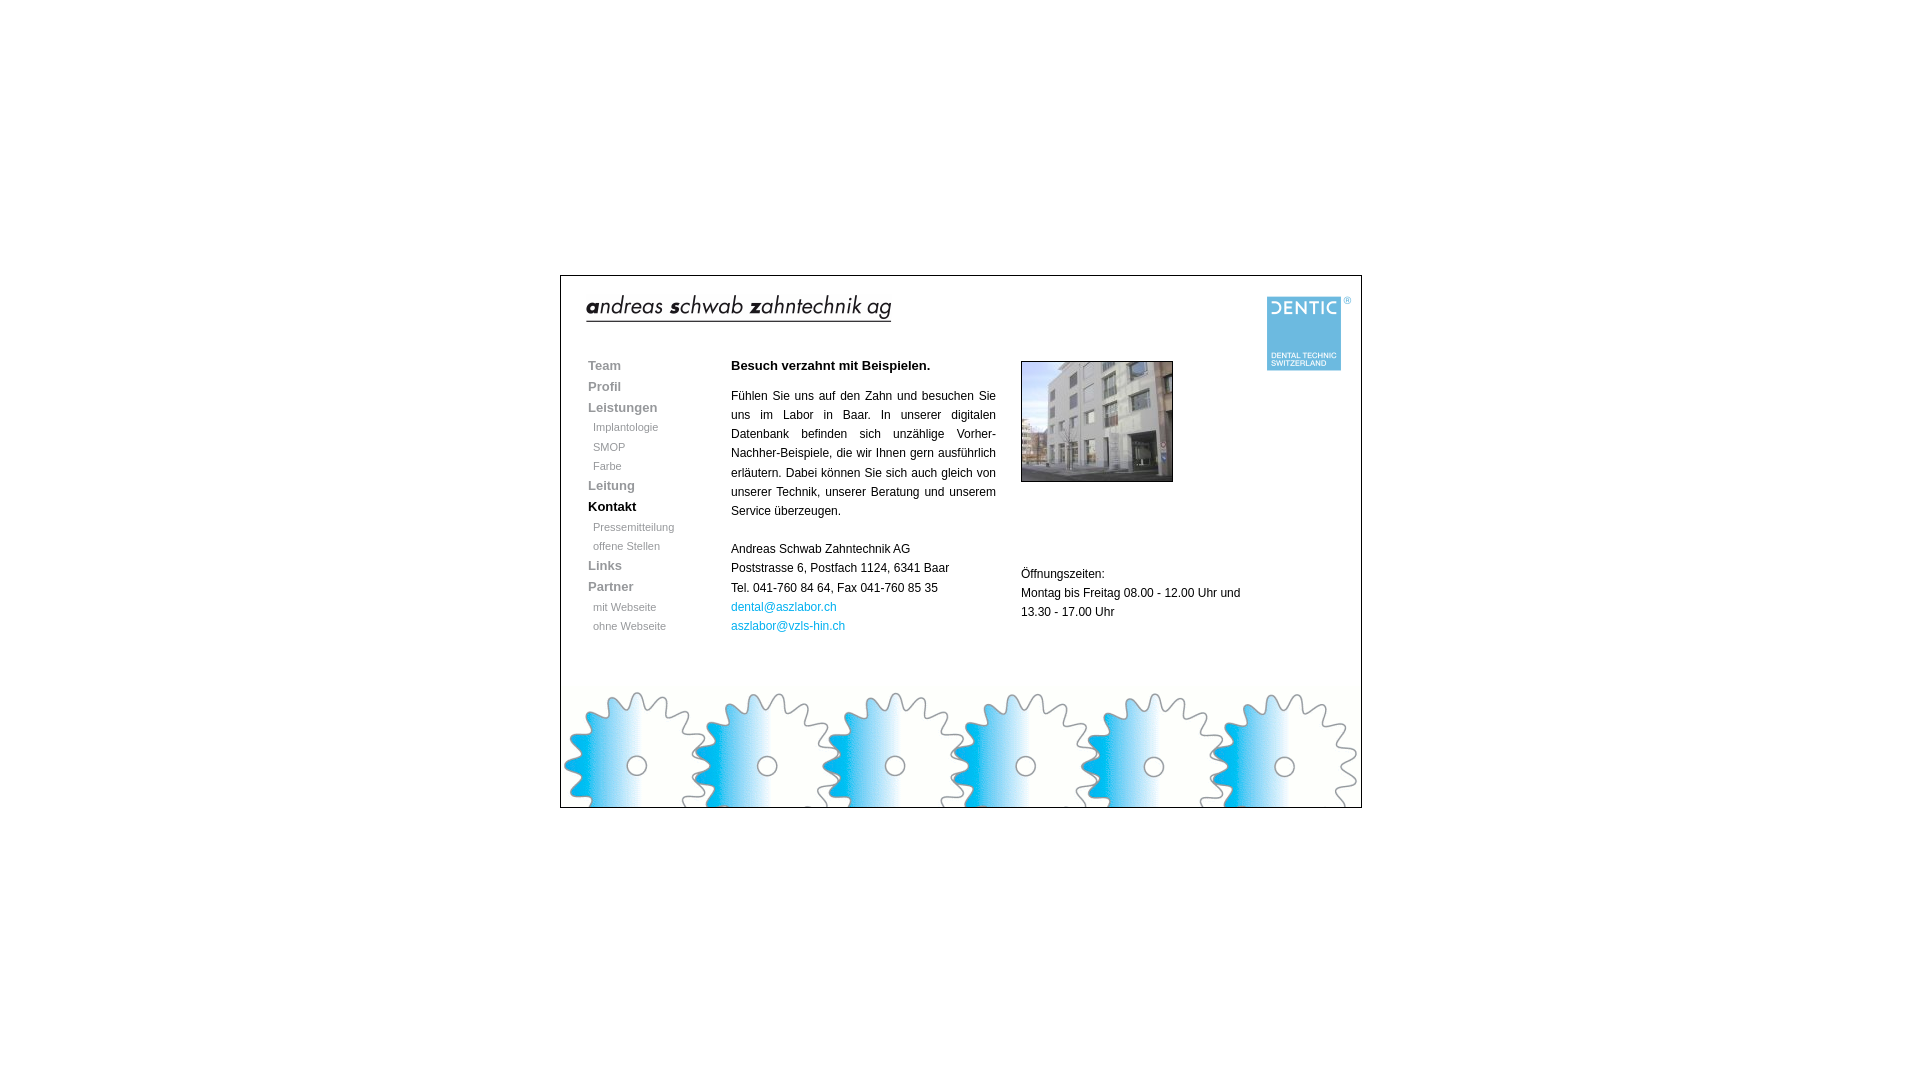  I want to click on 'Partner', so click(609, 585).